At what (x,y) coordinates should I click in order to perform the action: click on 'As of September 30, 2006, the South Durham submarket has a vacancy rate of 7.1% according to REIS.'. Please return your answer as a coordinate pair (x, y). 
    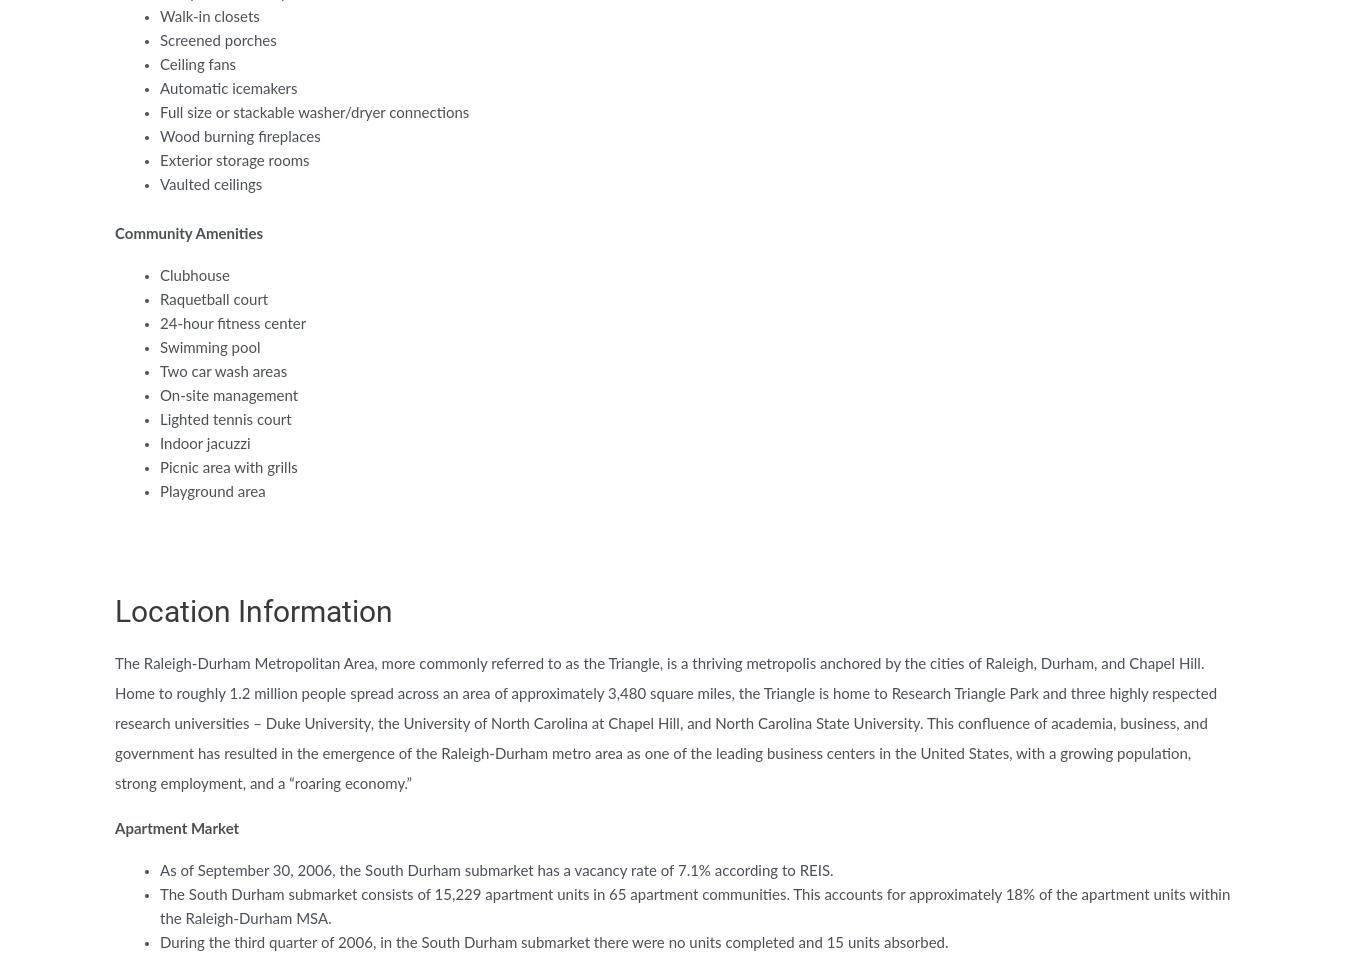
    Looking at the image, I should click on (159, 871).